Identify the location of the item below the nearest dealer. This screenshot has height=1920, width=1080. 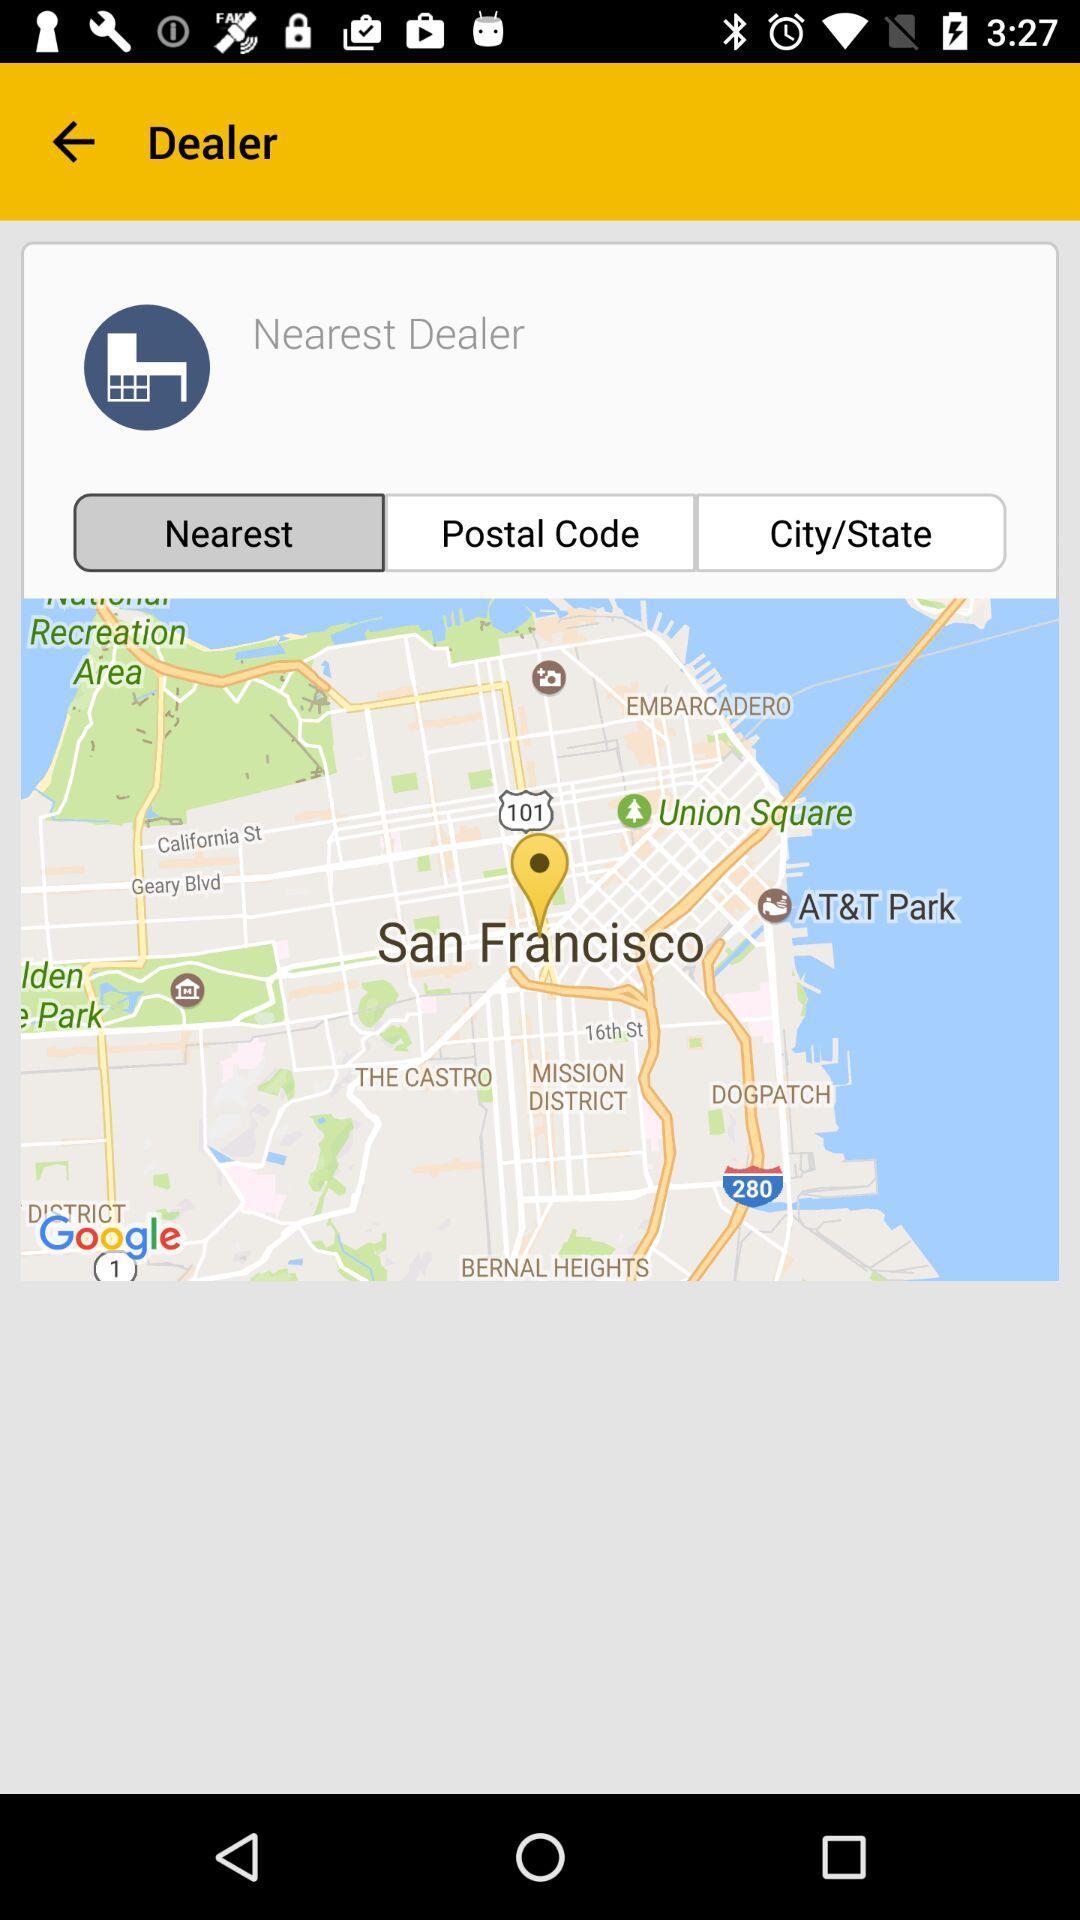
(540, 532).